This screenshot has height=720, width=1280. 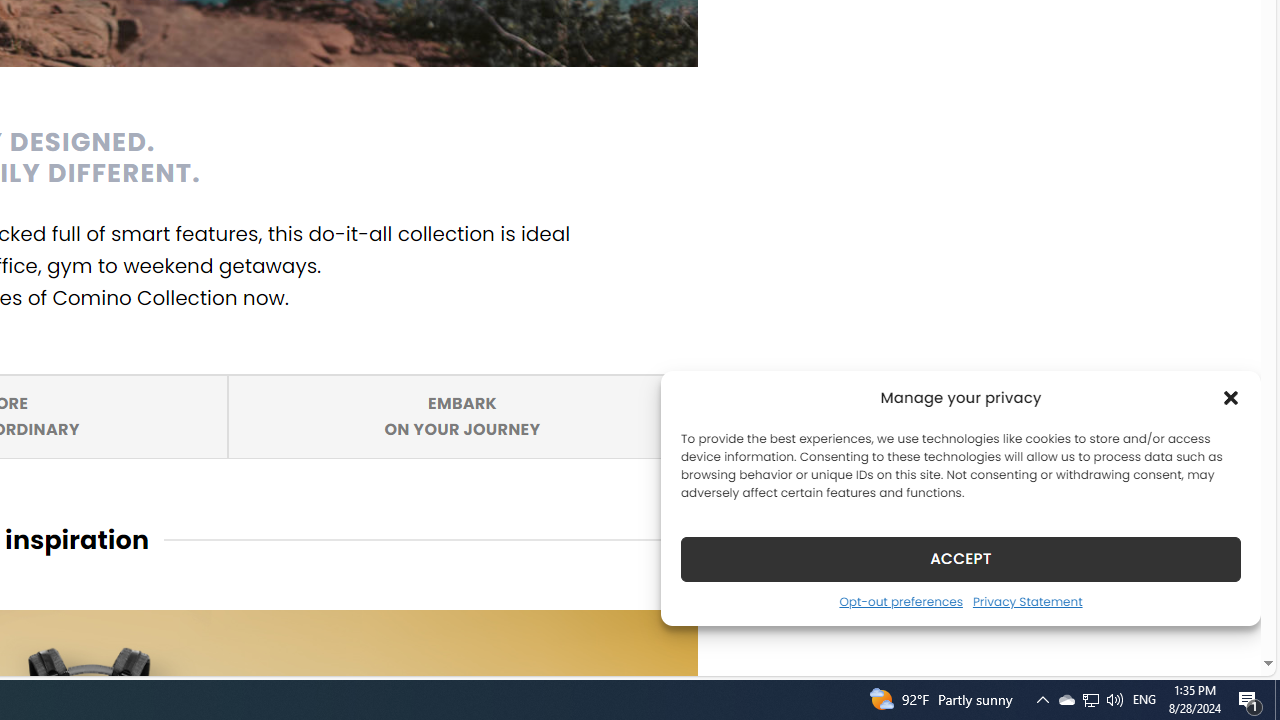 I want to click on 'Class: cmplz-close', so click(x=1230, y=397).